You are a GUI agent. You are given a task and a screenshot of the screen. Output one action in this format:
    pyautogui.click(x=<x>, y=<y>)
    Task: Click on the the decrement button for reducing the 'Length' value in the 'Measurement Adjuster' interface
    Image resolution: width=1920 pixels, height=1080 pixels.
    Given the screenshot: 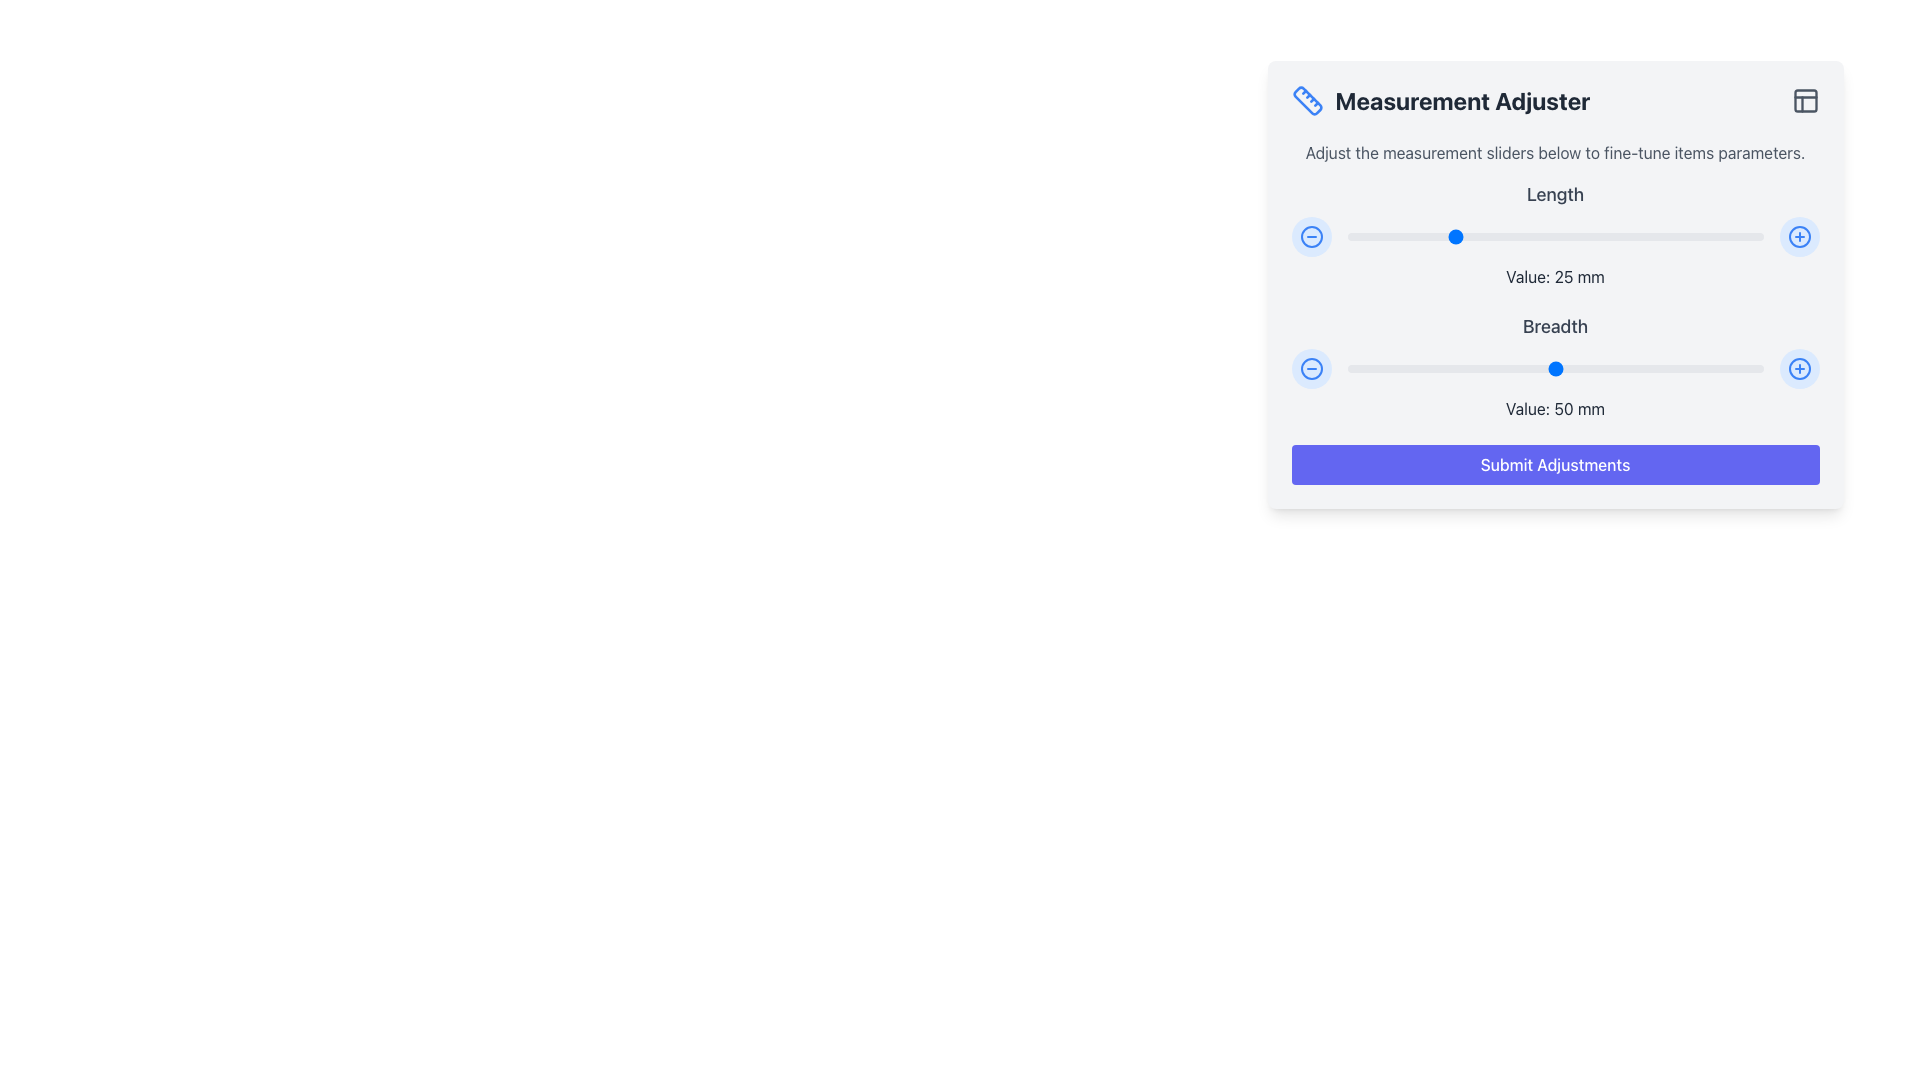 What is the action you would take?
    pyautogui.click(x=1311, y=235)
    